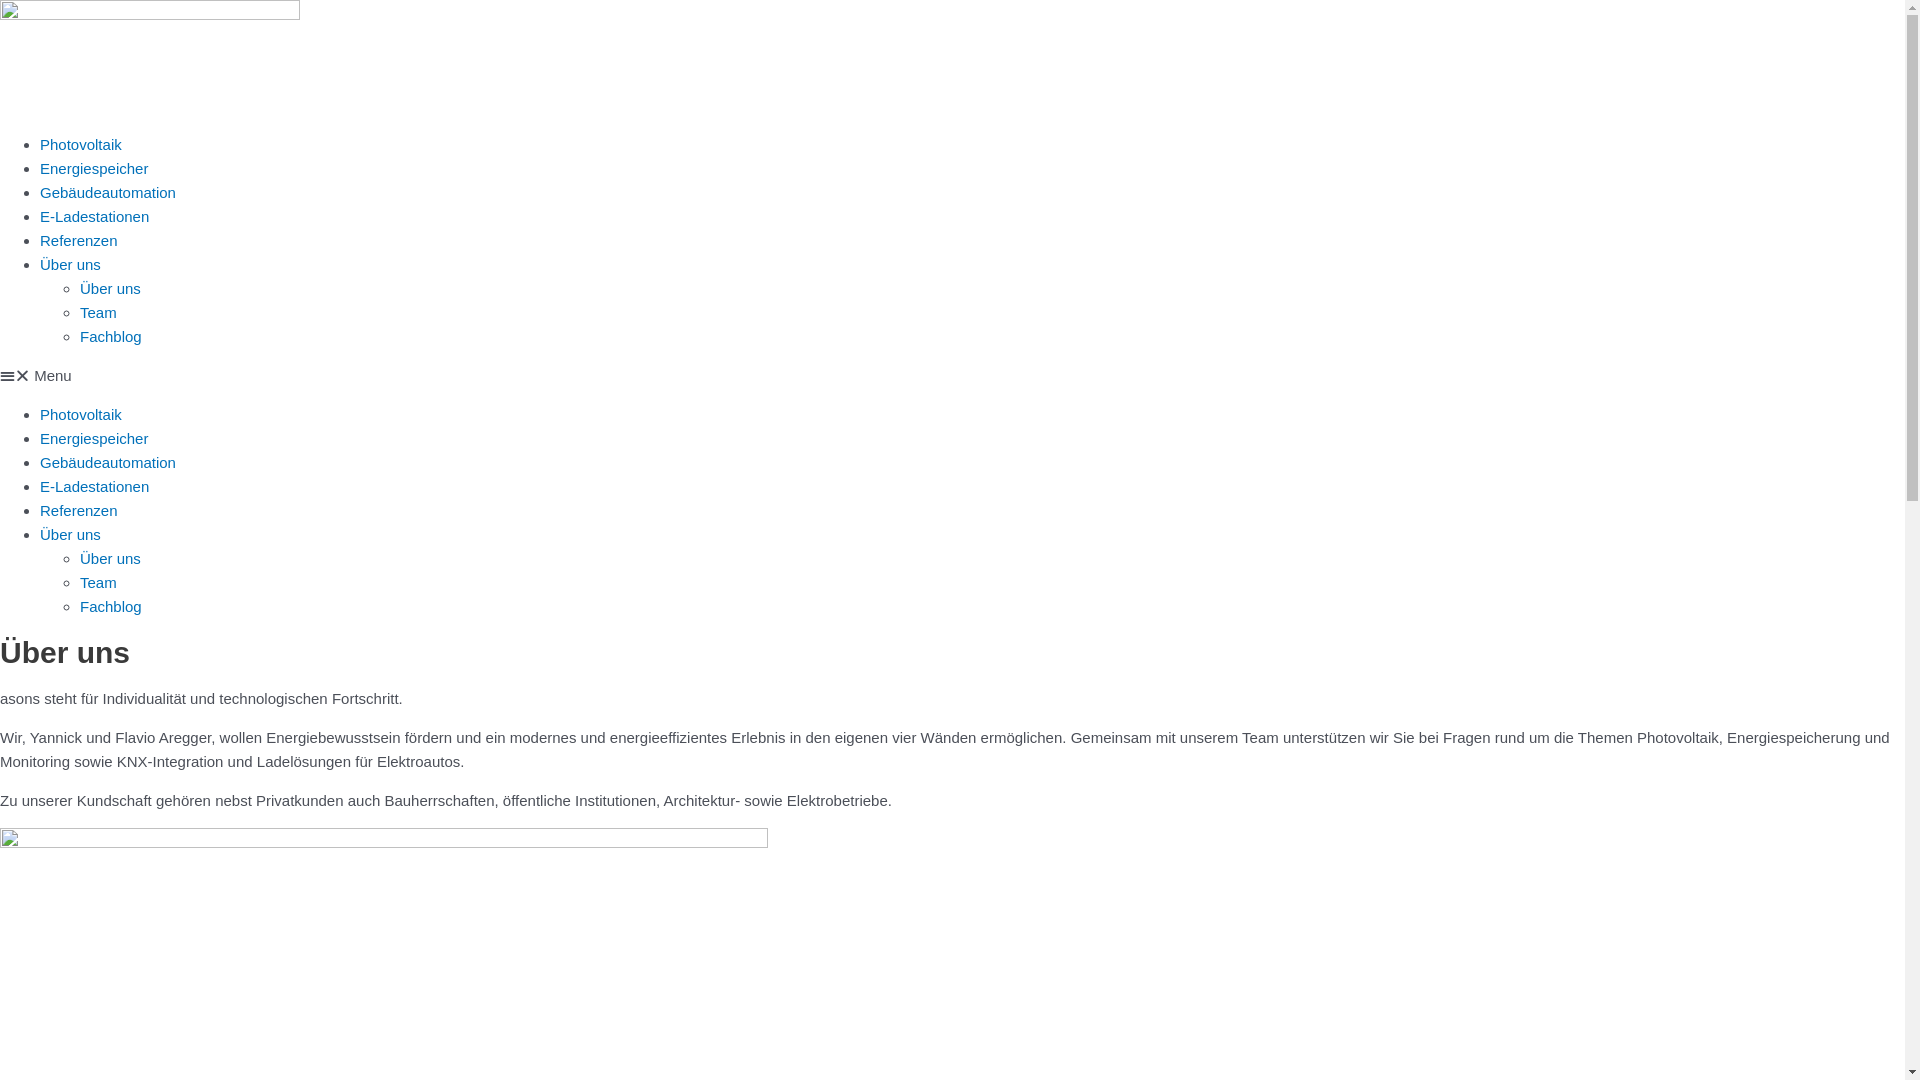  Describe the element at coordinates (39, 143) in the screenshot. I see `'Photovoltaik'` at that location.